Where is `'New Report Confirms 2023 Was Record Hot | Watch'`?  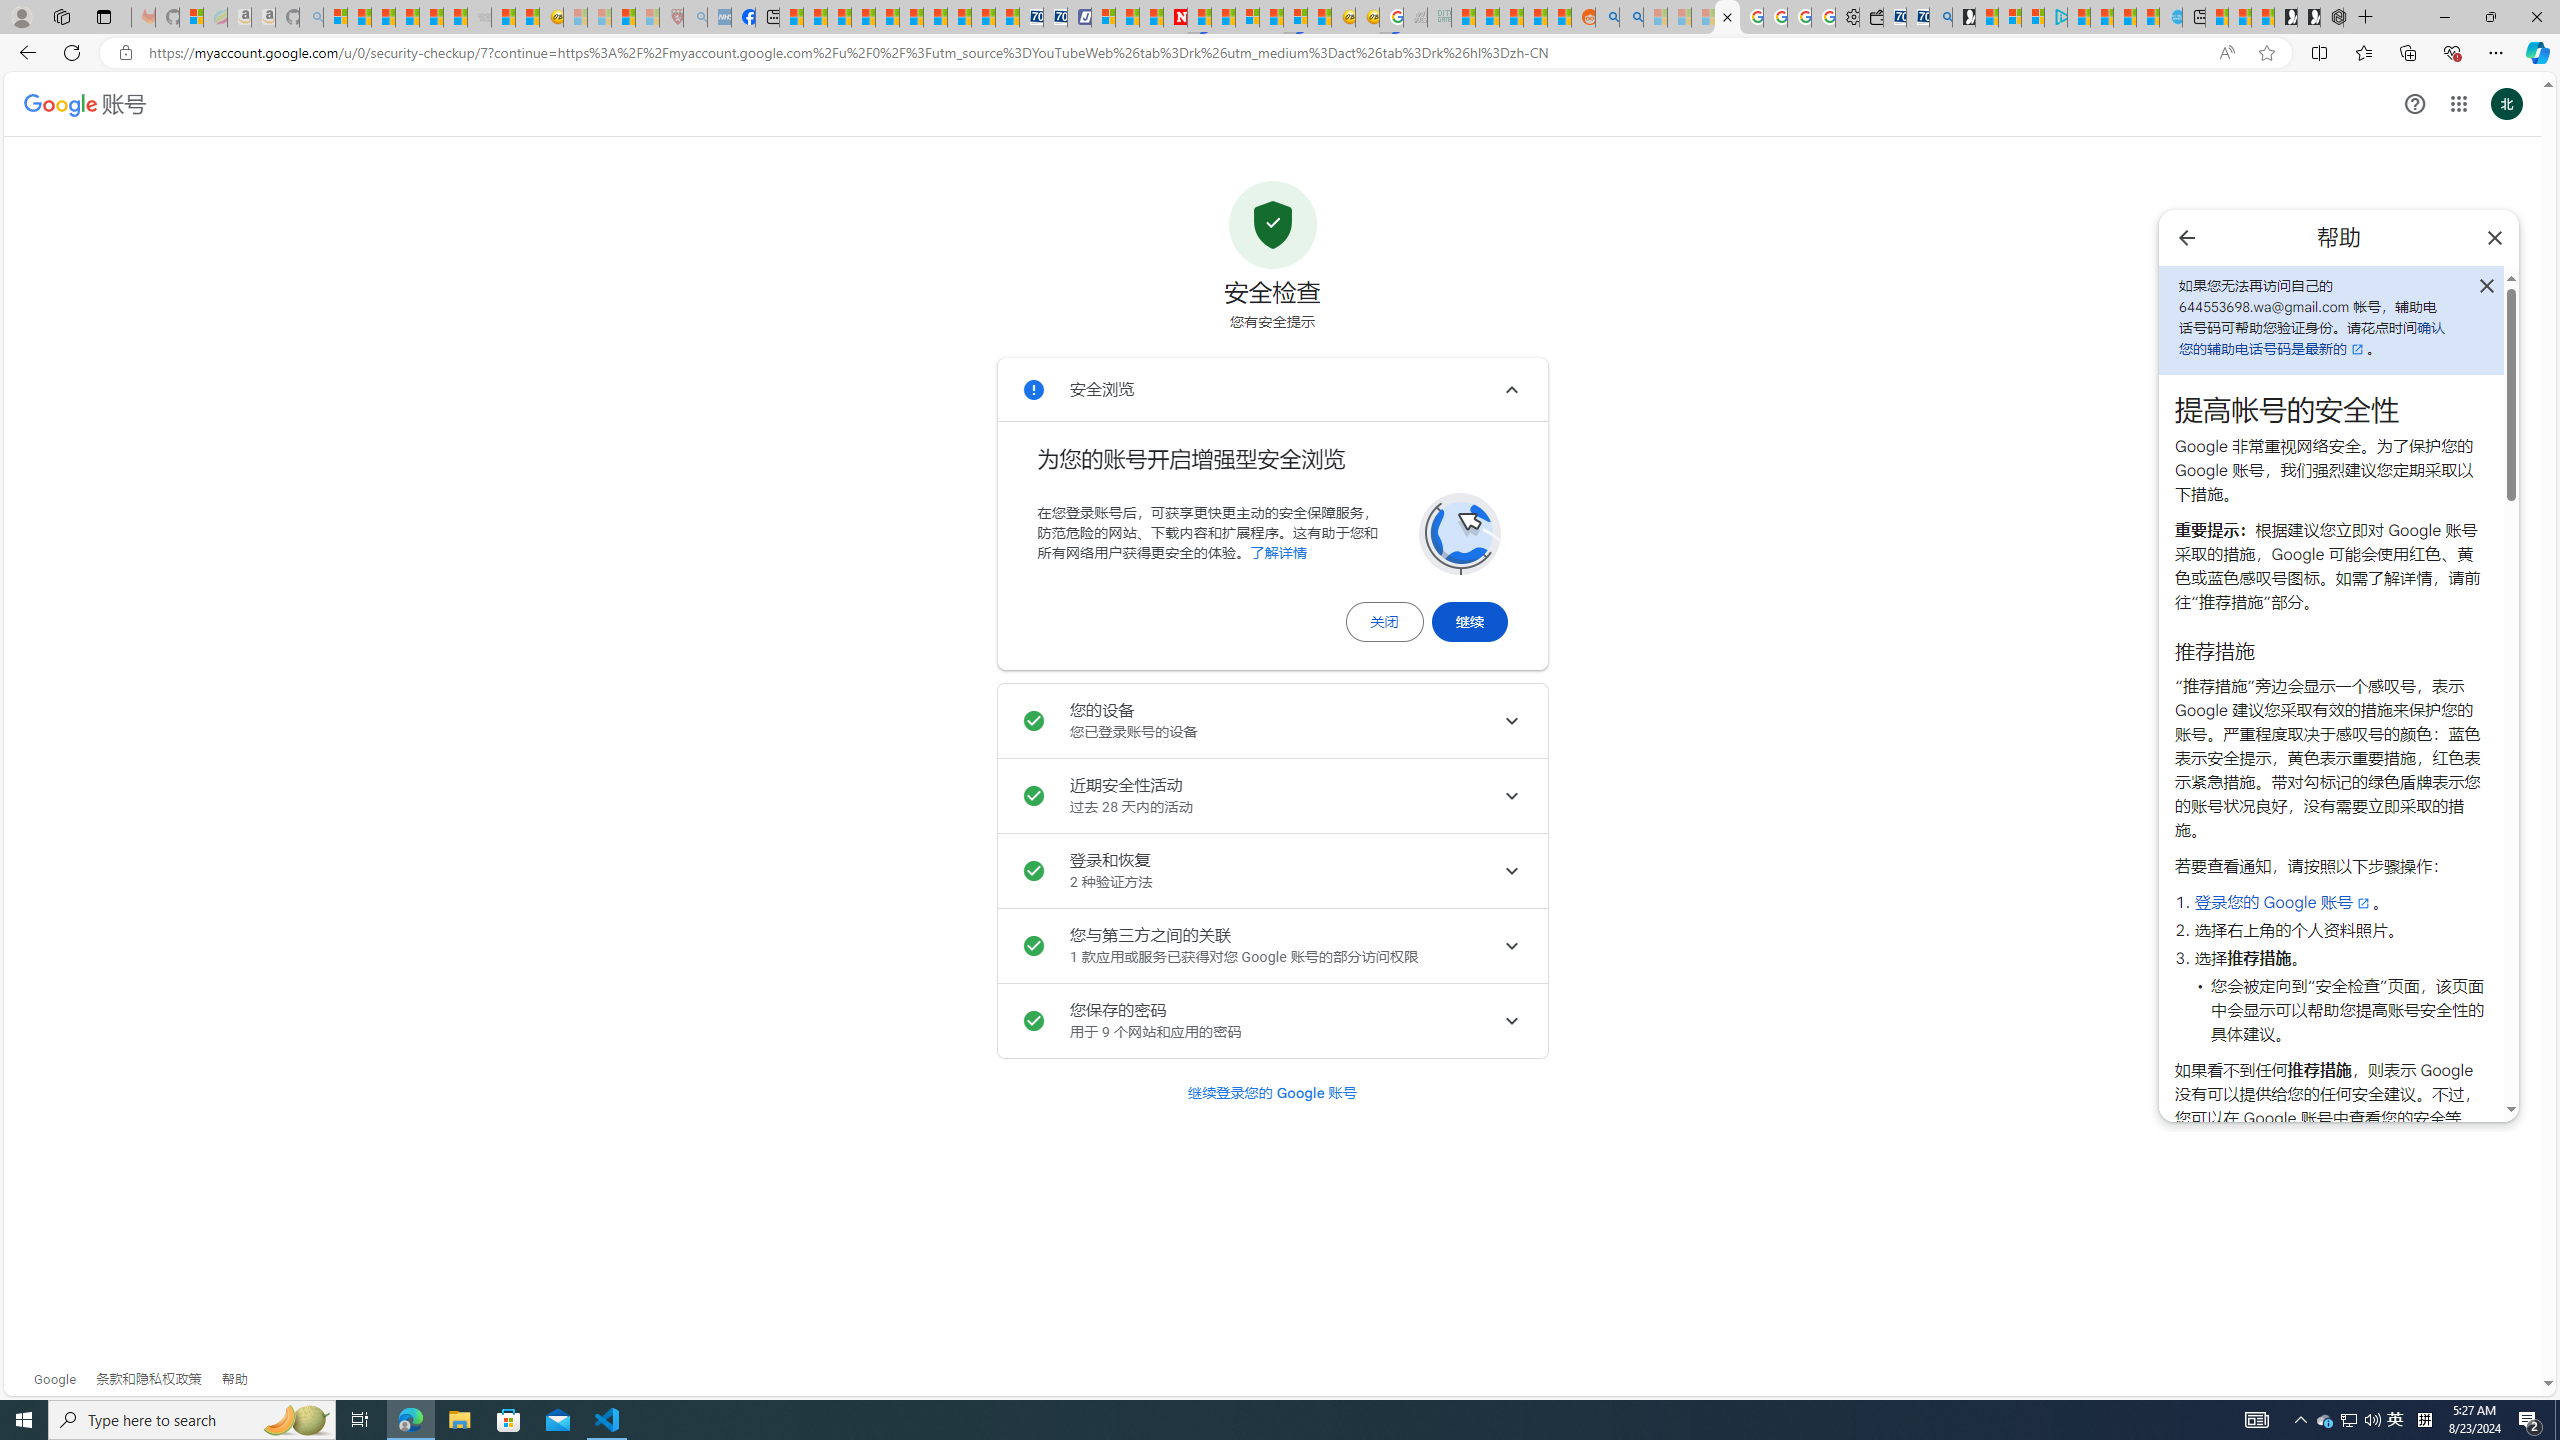 'New Report Confirms 2023 Was Record Hot | Watch' is located at coordinates (432, 16).